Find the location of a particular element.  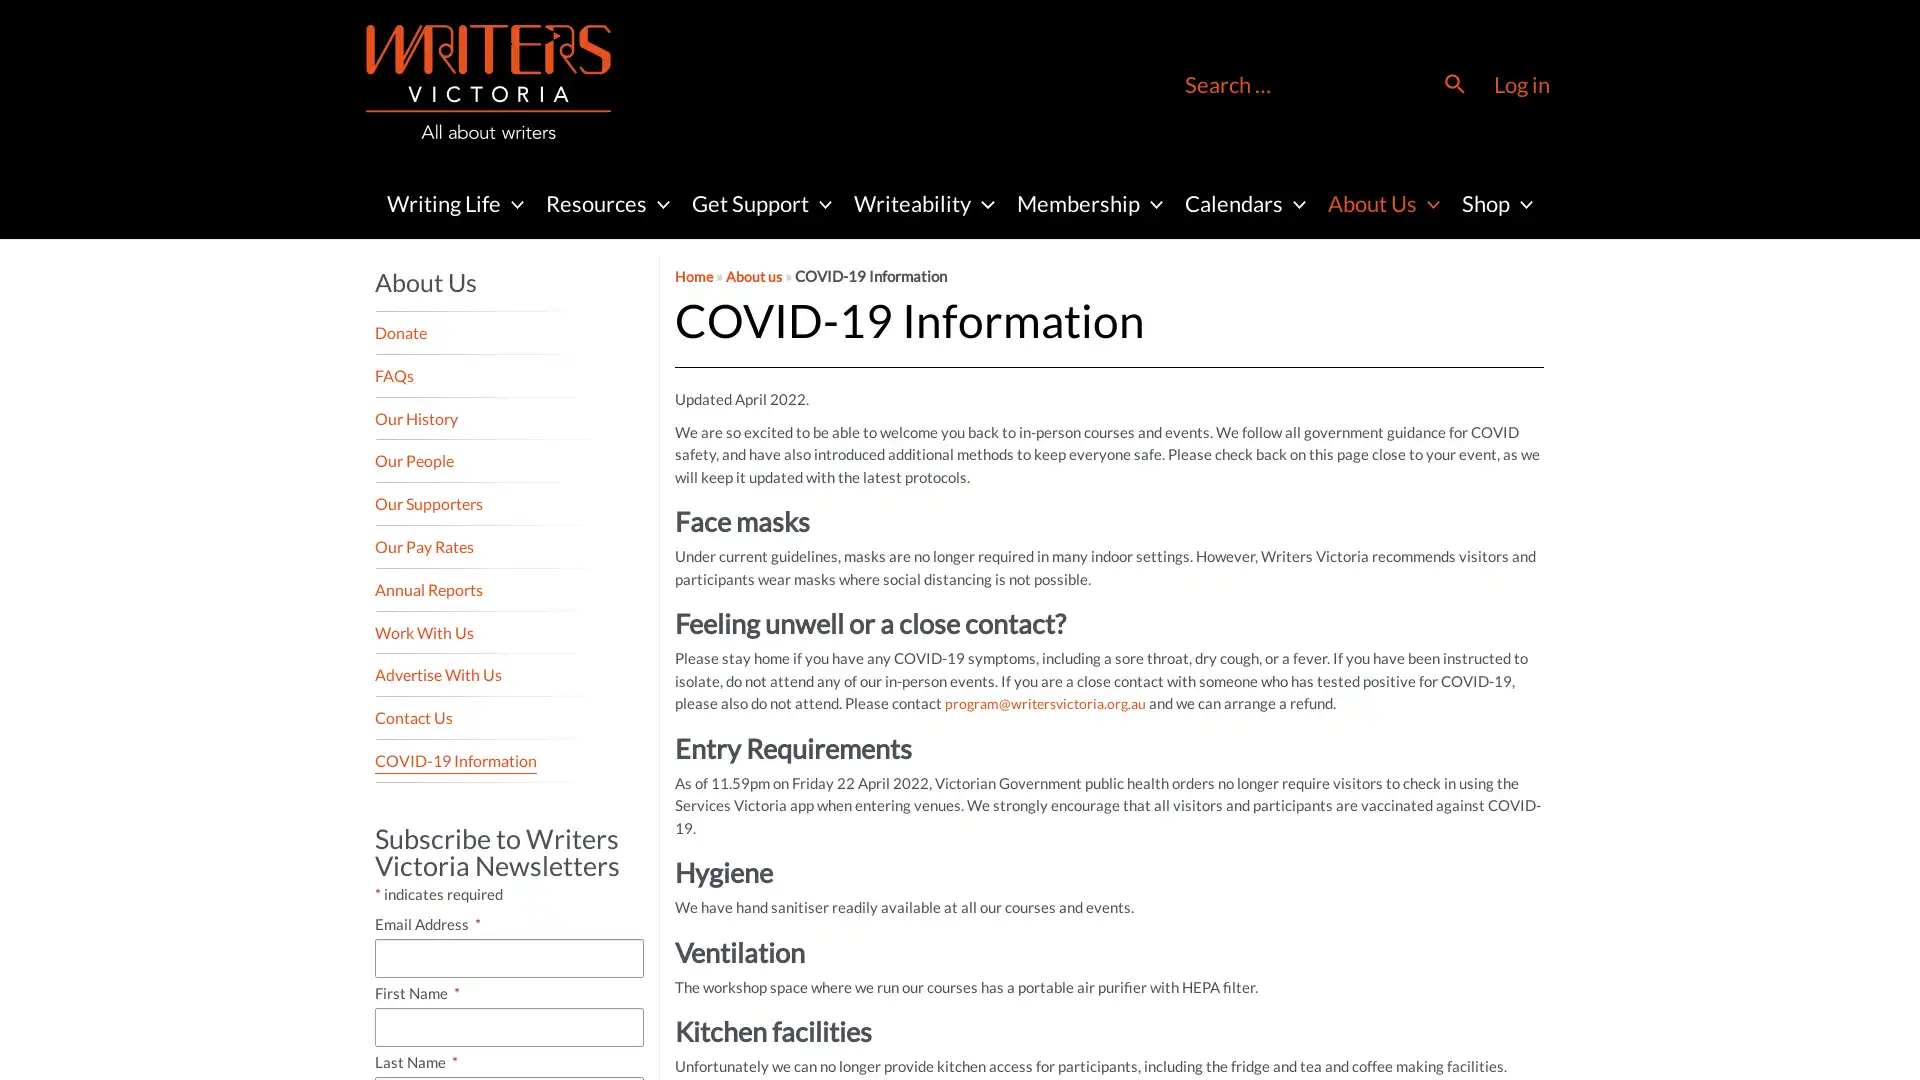

Search is located at coordinates (1455, 83).